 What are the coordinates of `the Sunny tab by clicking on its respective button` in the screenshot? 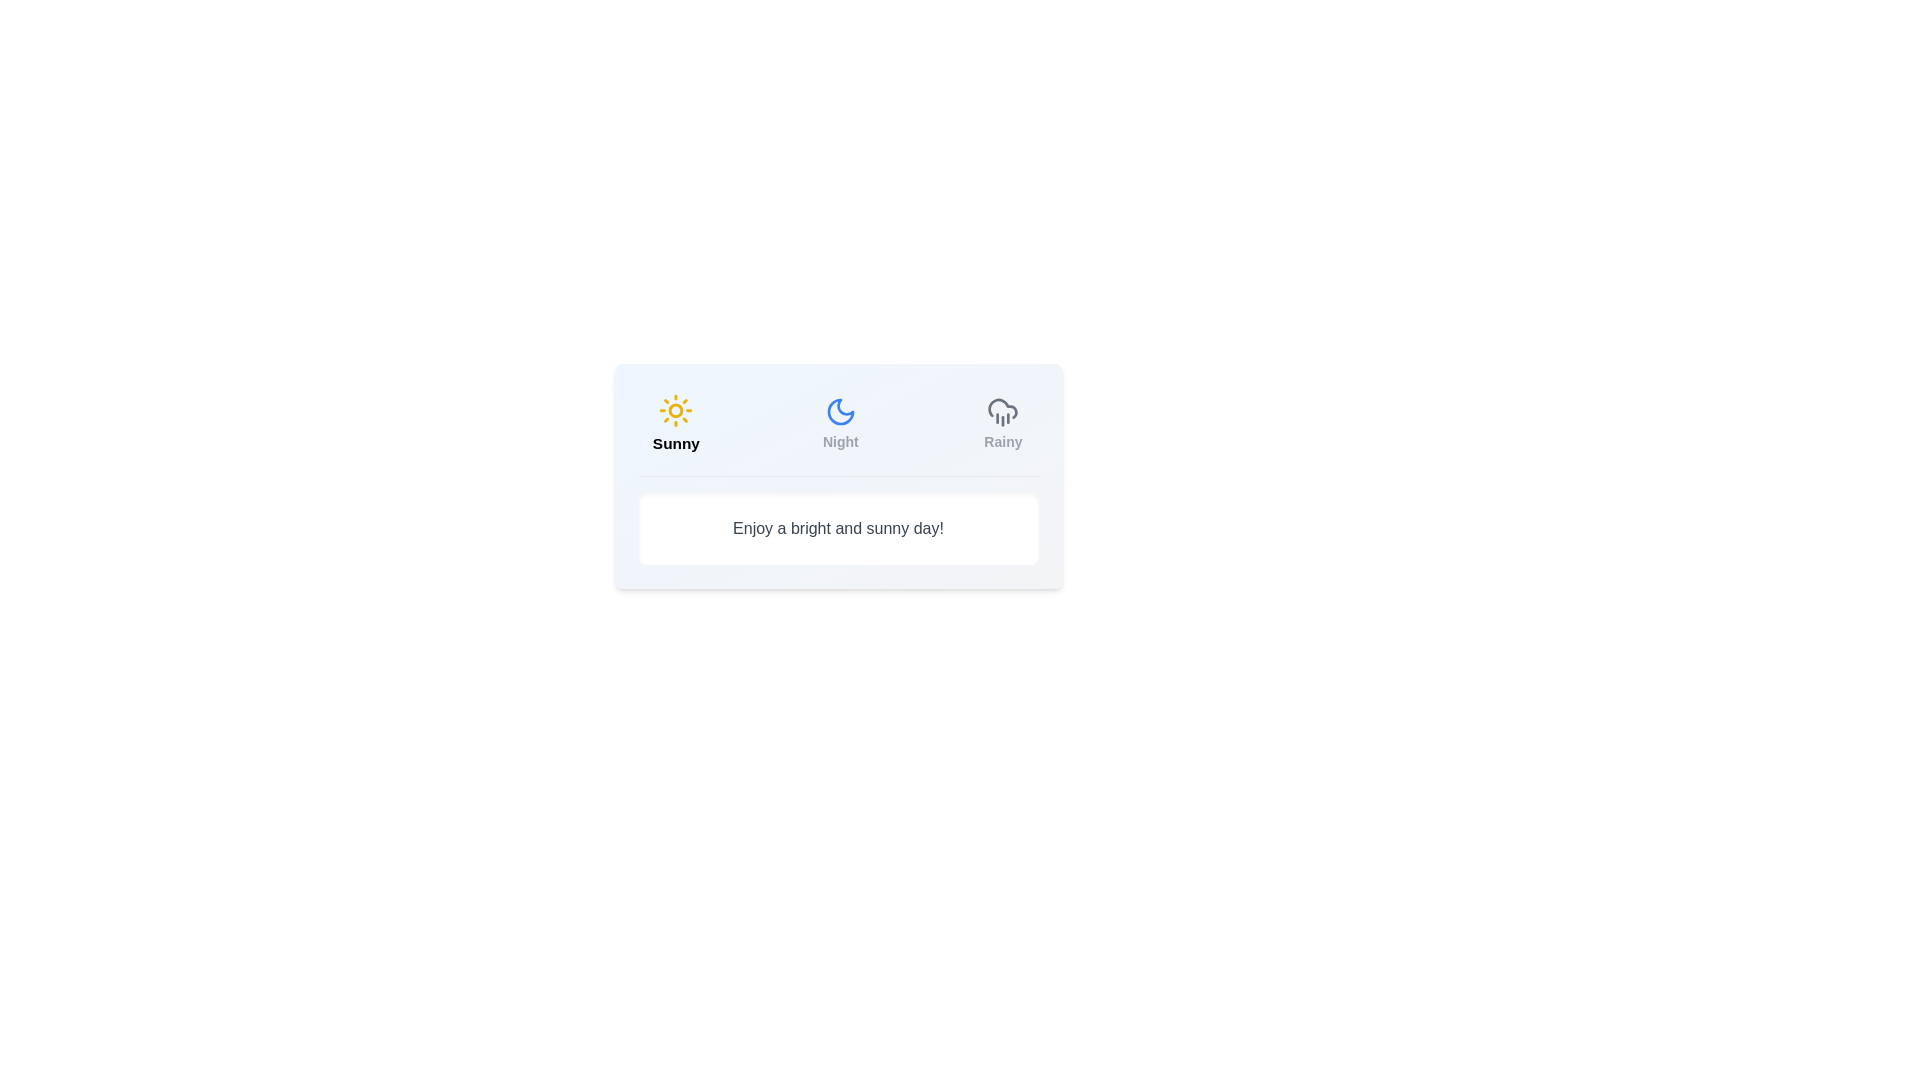 It's located at (675, 423).